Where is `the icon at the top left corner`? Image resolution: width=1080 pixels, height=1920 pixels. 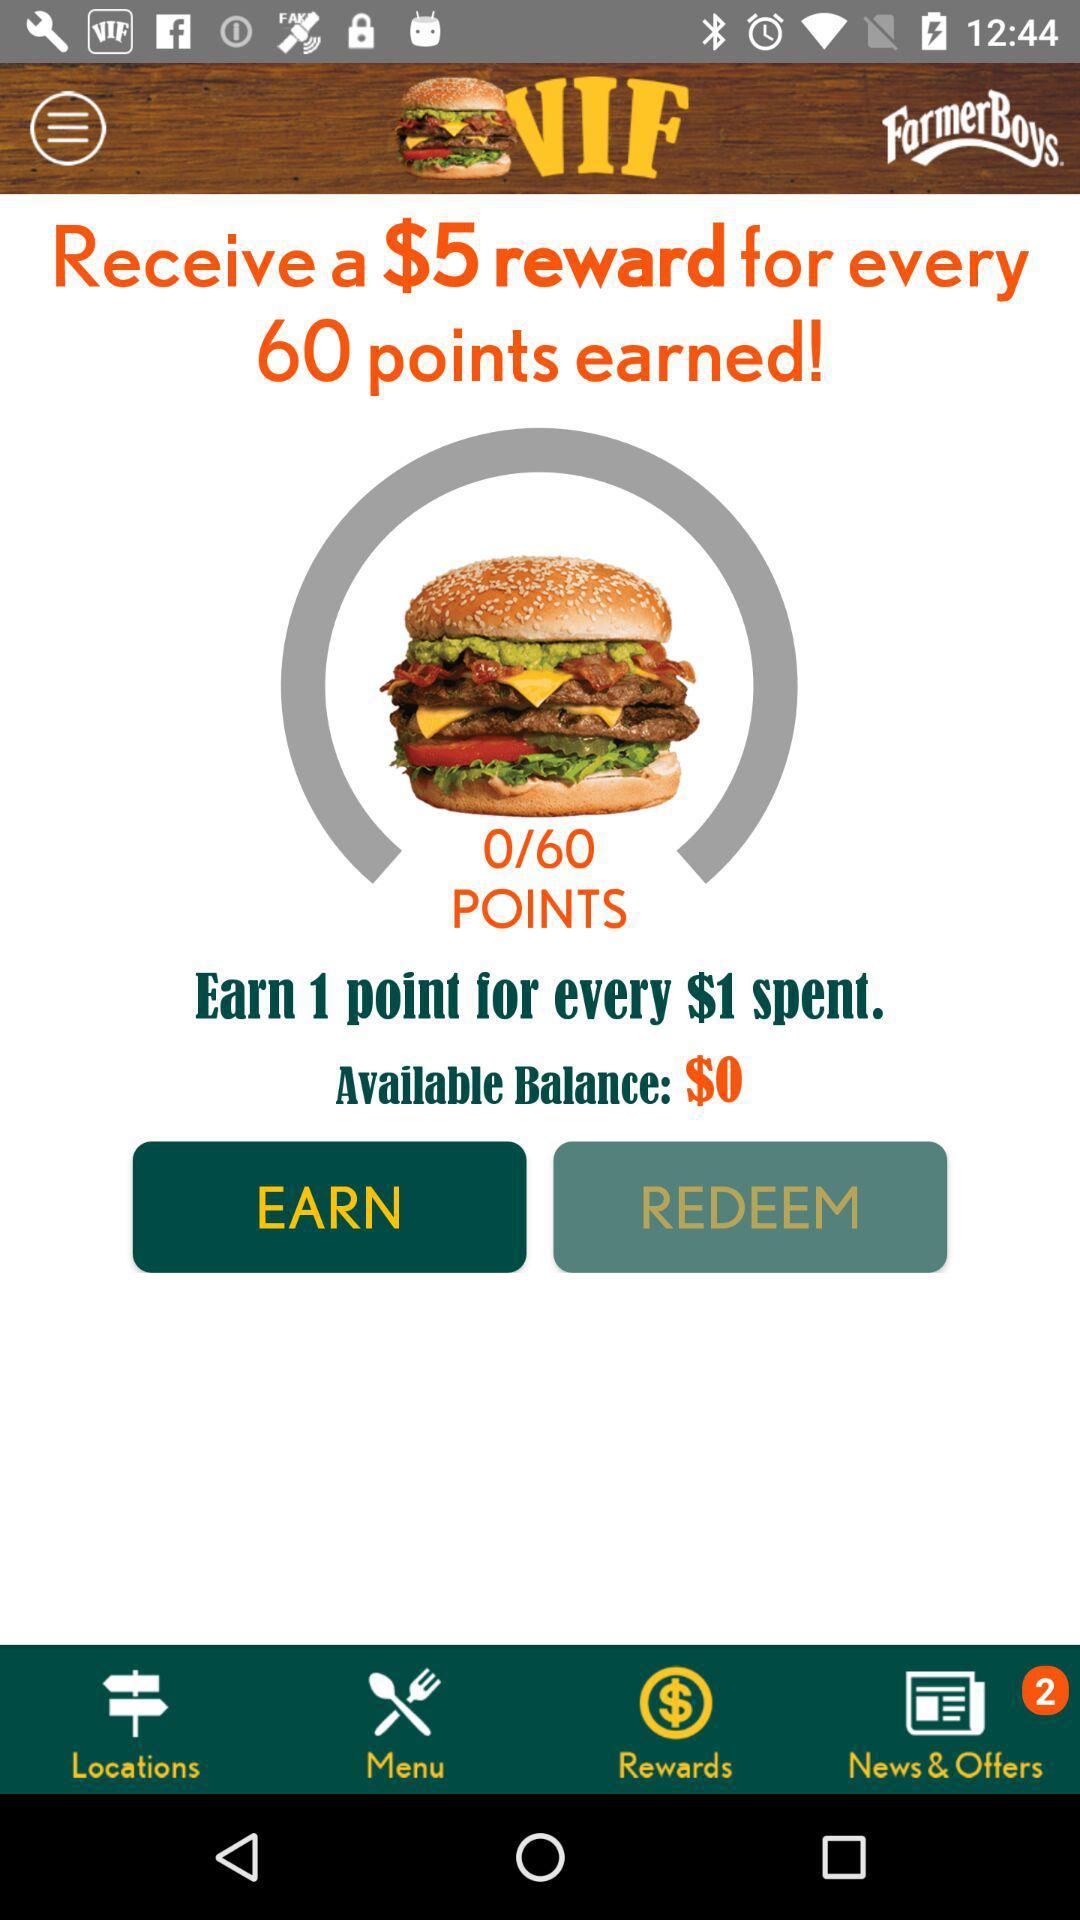 the icon at the top left corner is located at coordinates (66, 127).